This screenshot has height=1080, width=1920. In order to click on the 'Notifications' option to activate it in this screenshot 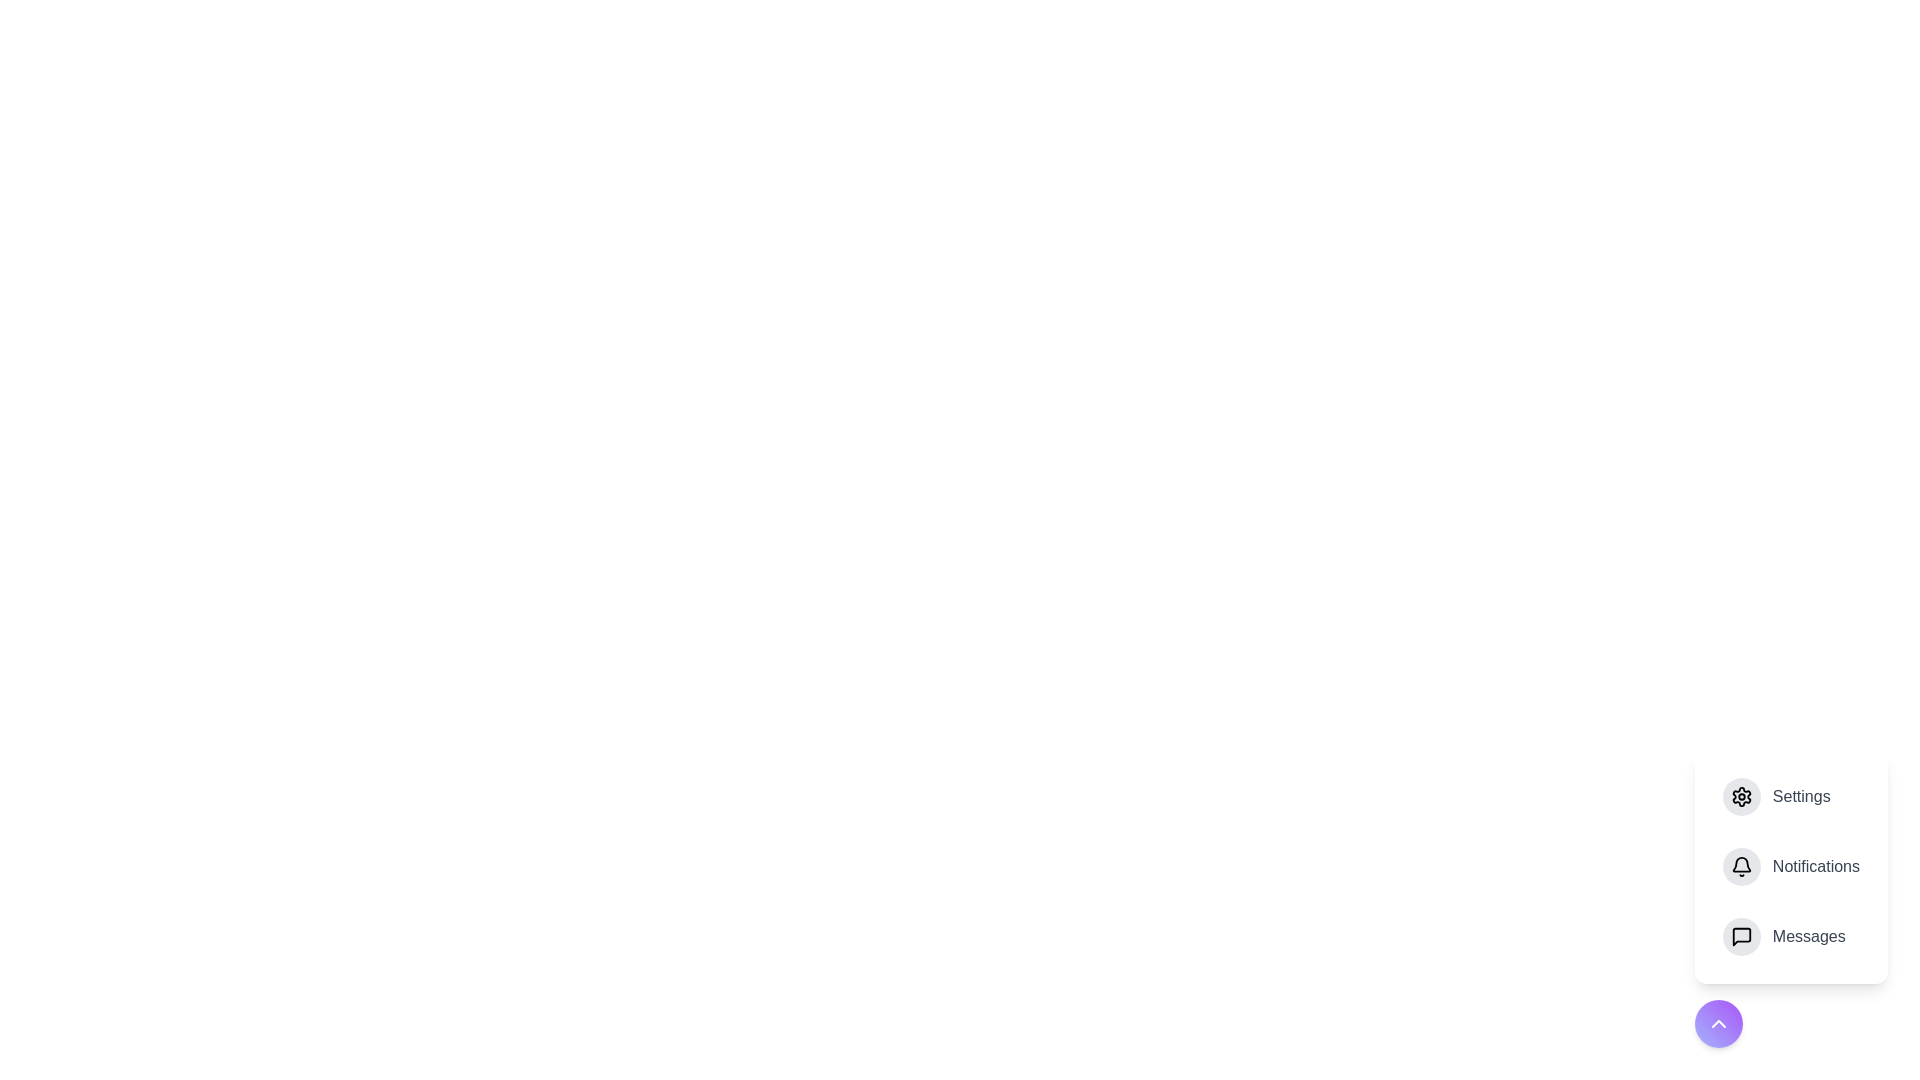, I will do `click(1790, 866)`.